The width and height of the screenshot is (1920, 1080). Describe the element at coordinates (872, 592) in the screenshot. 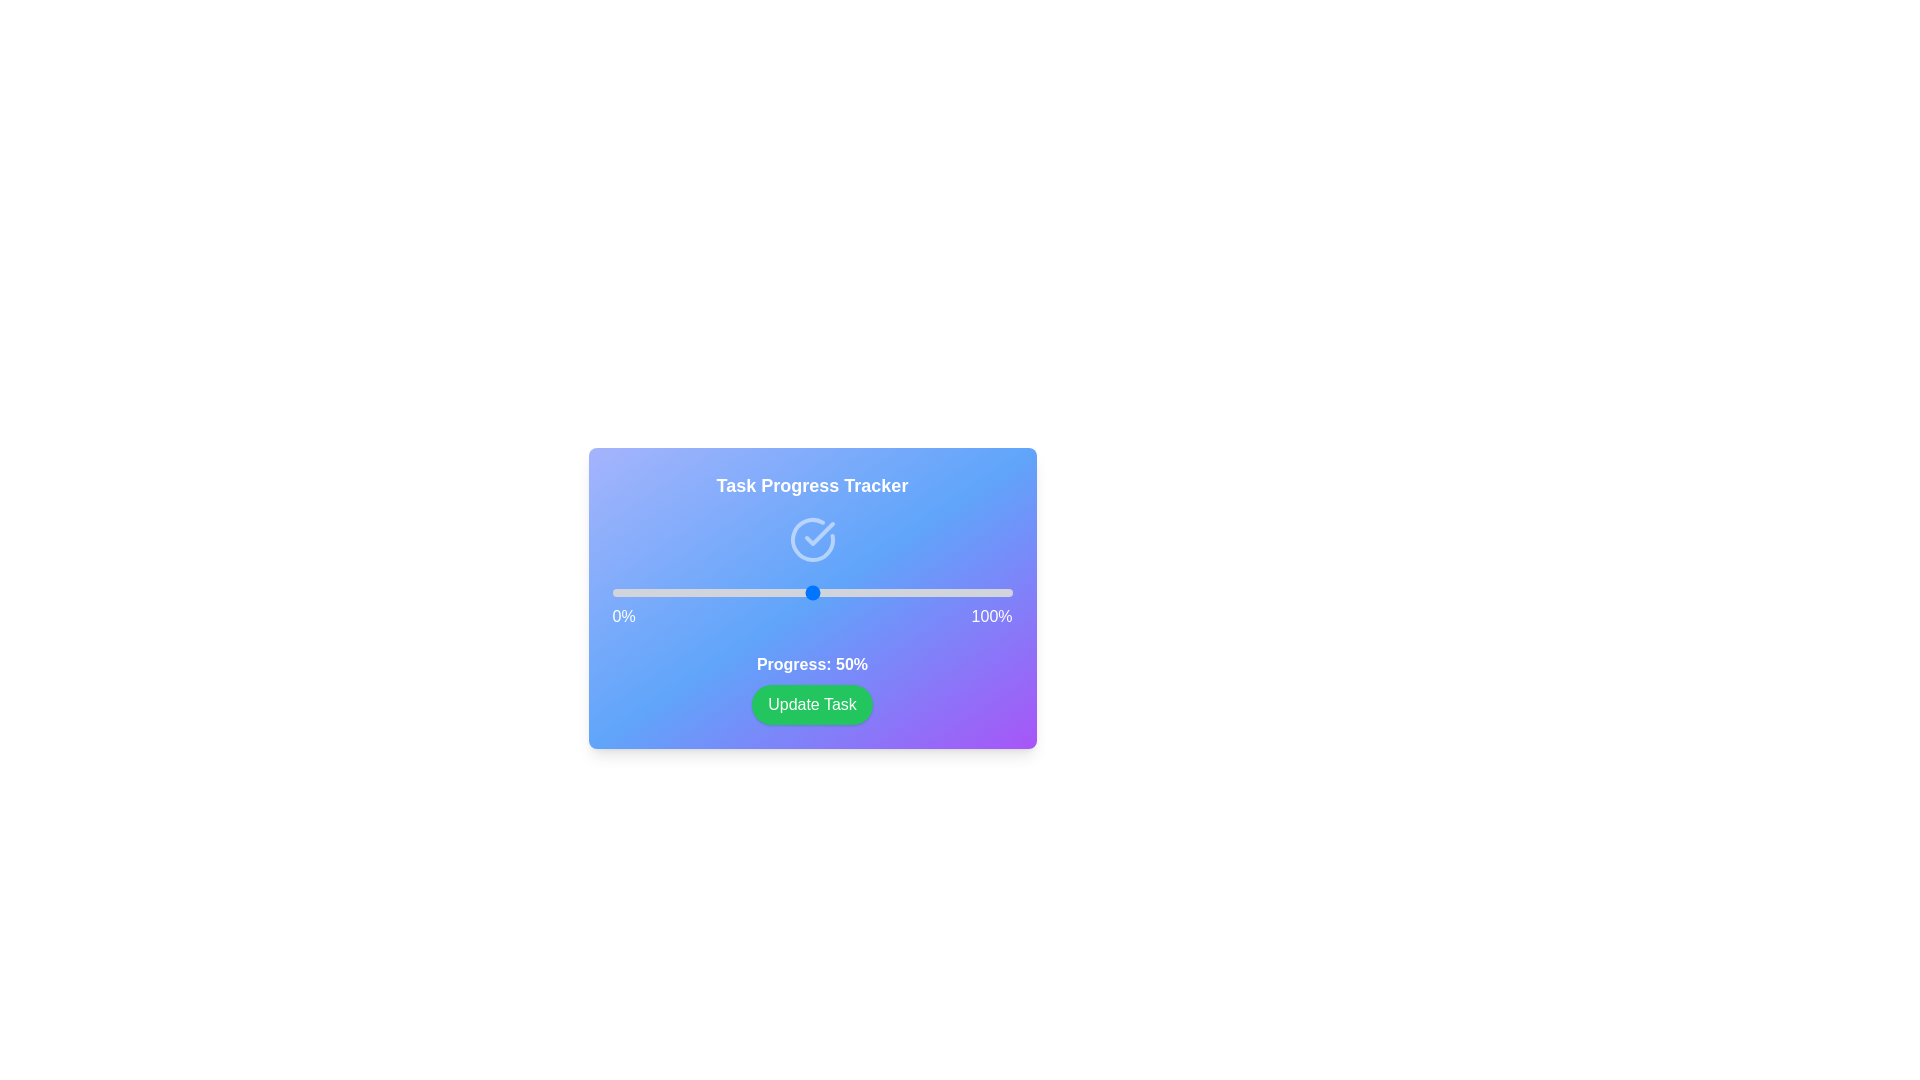

I see `the progress slider to 65%` at that location.